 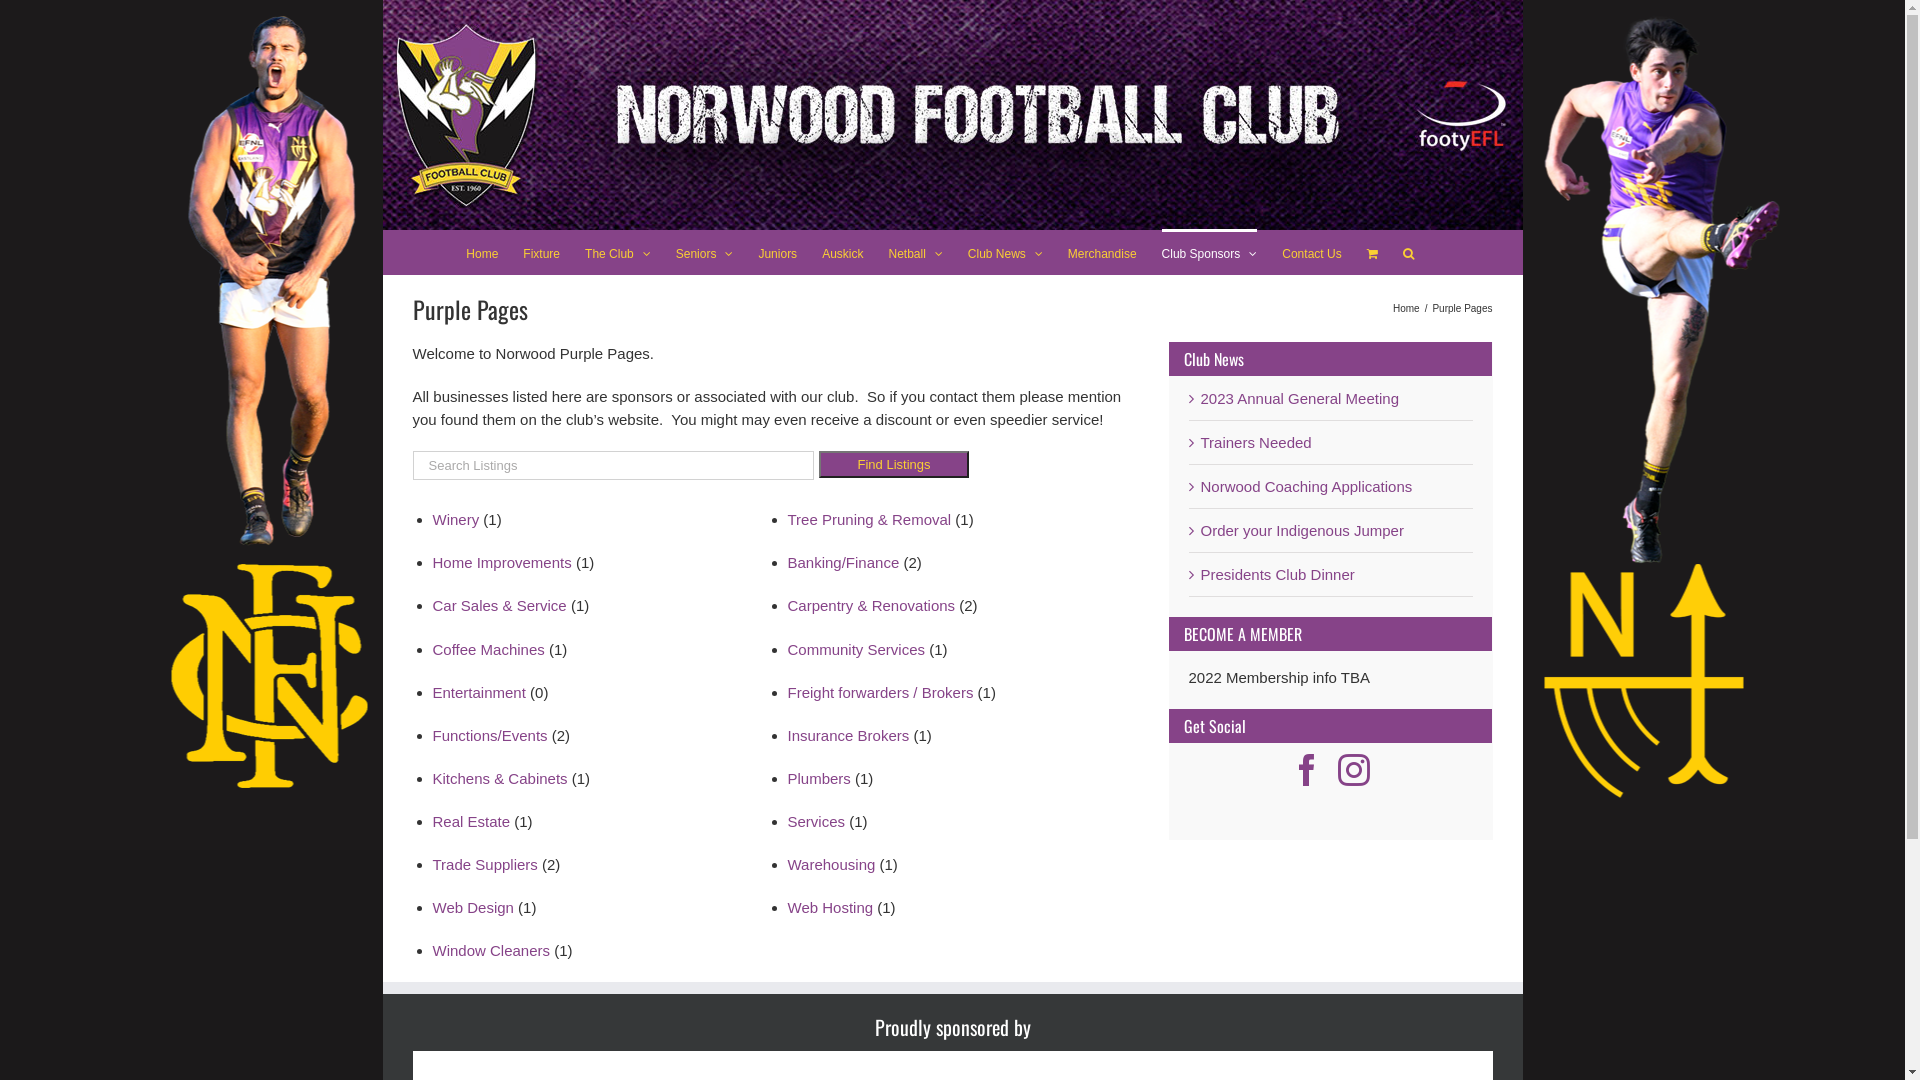 What do you see at coordinates (1208, 250) in the screenshot?
I see `'Club Sponsors'` at bounding box center [1208, 250].